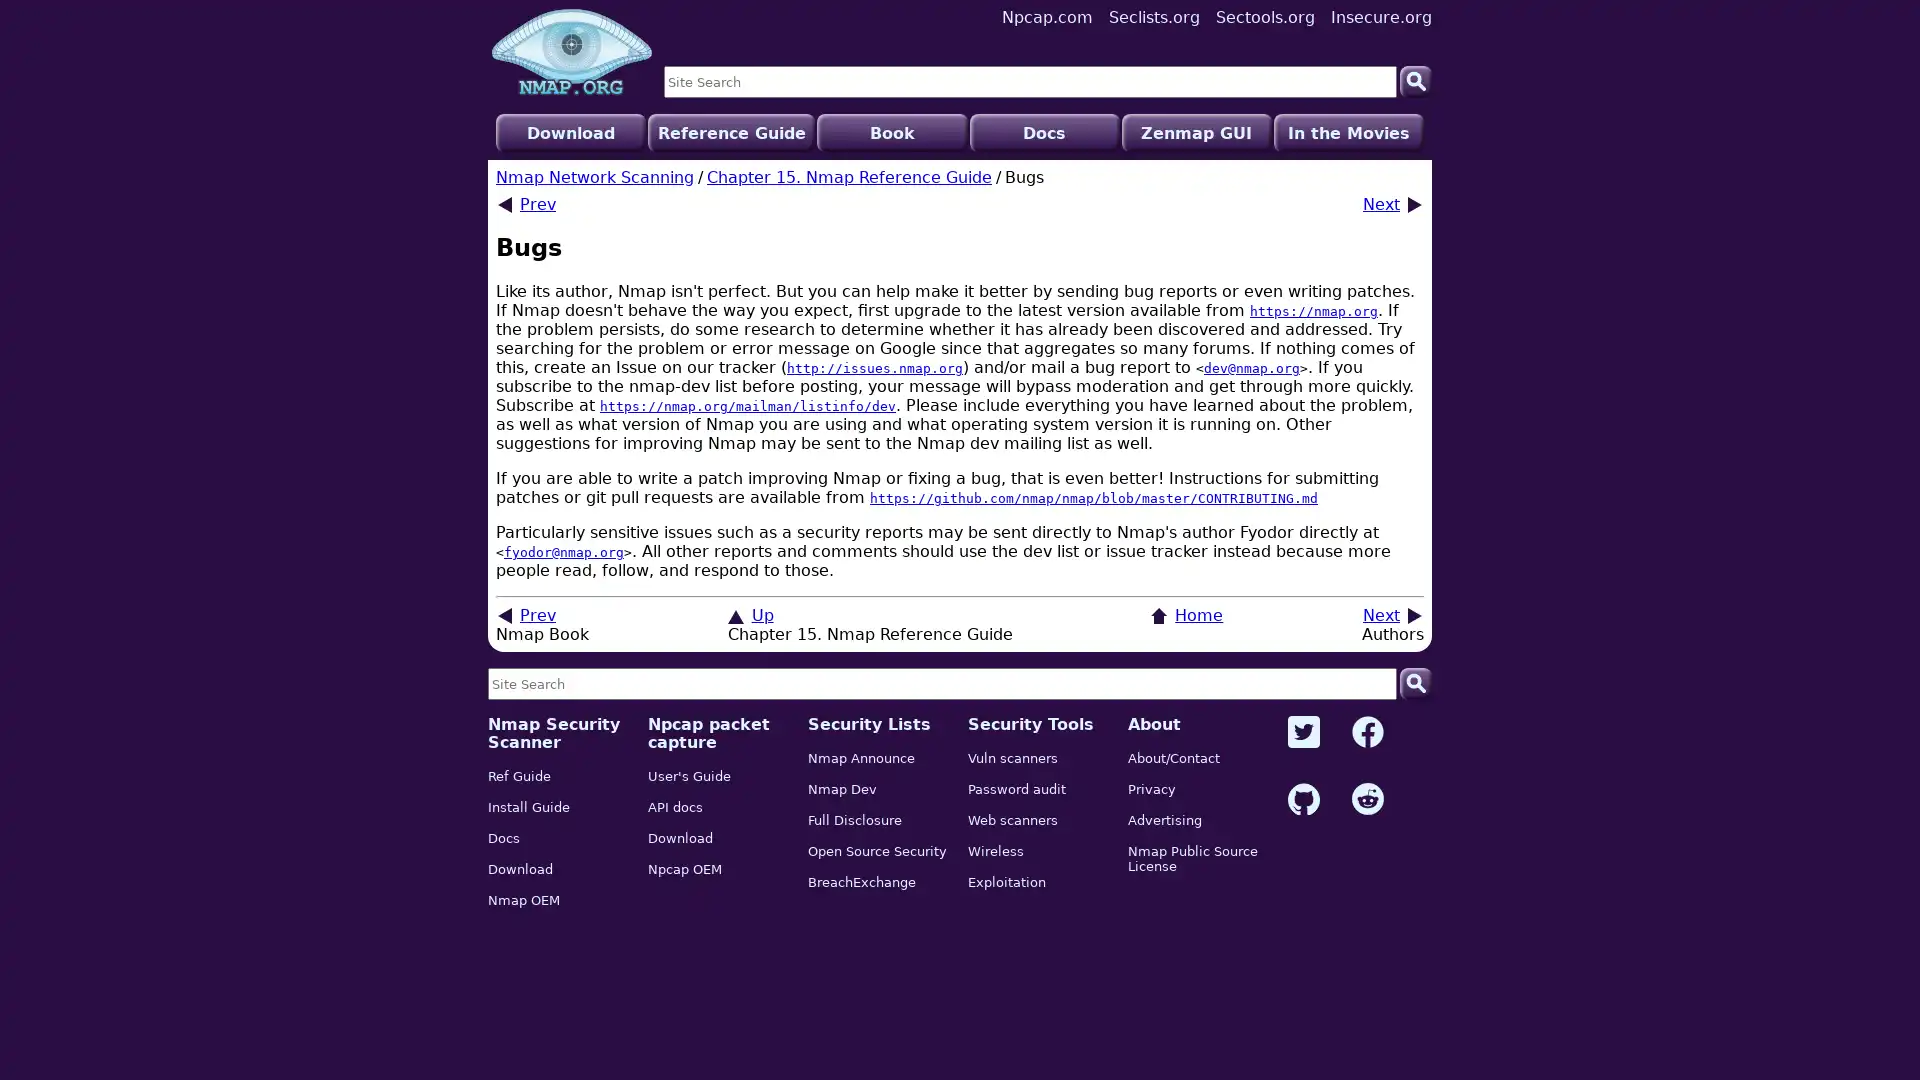 The image size is (1920, 1080). I want to click on Search, so click(1415, 80).